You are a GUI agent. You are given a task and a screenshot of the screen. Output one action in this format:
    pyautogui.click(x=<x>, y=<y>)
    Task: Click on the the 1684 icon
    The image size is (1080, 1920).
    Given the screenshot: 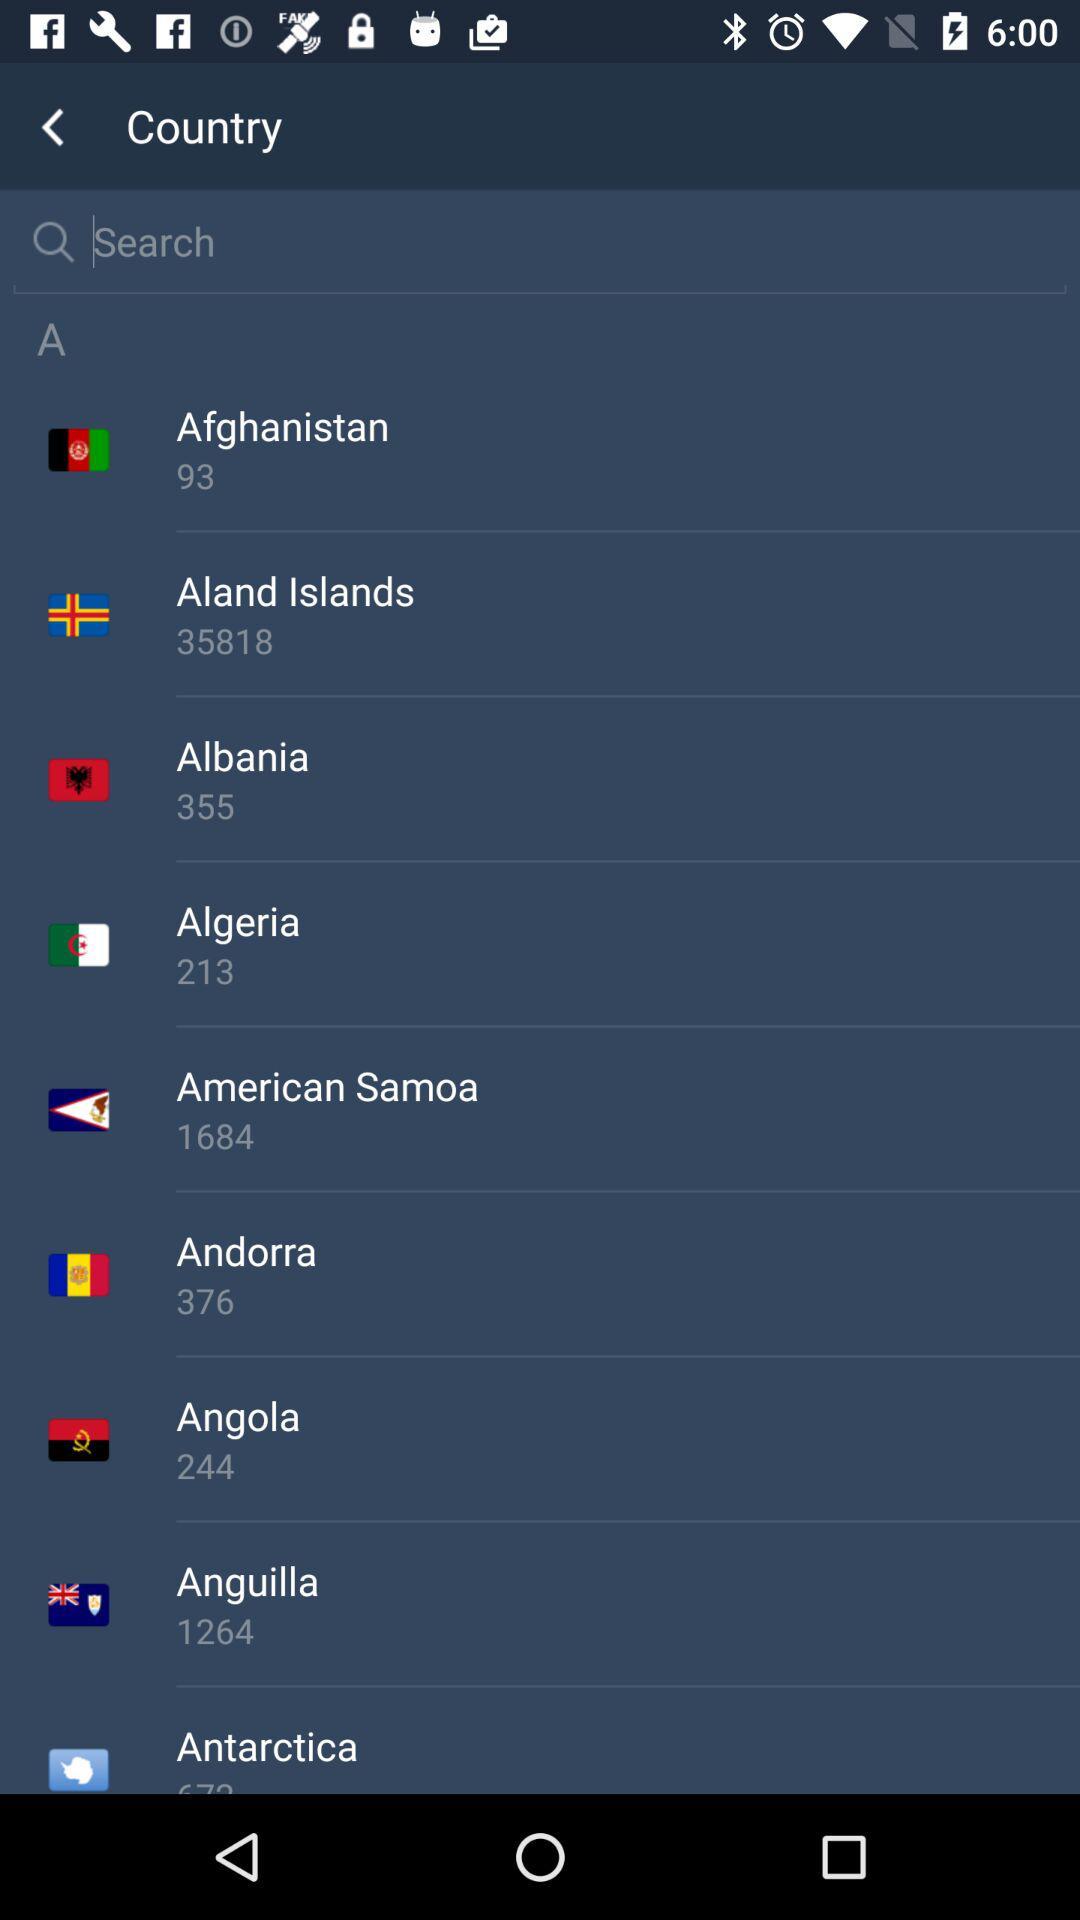 What is the action you would take?
    pyautogui.click(x=627, y=1135)
    